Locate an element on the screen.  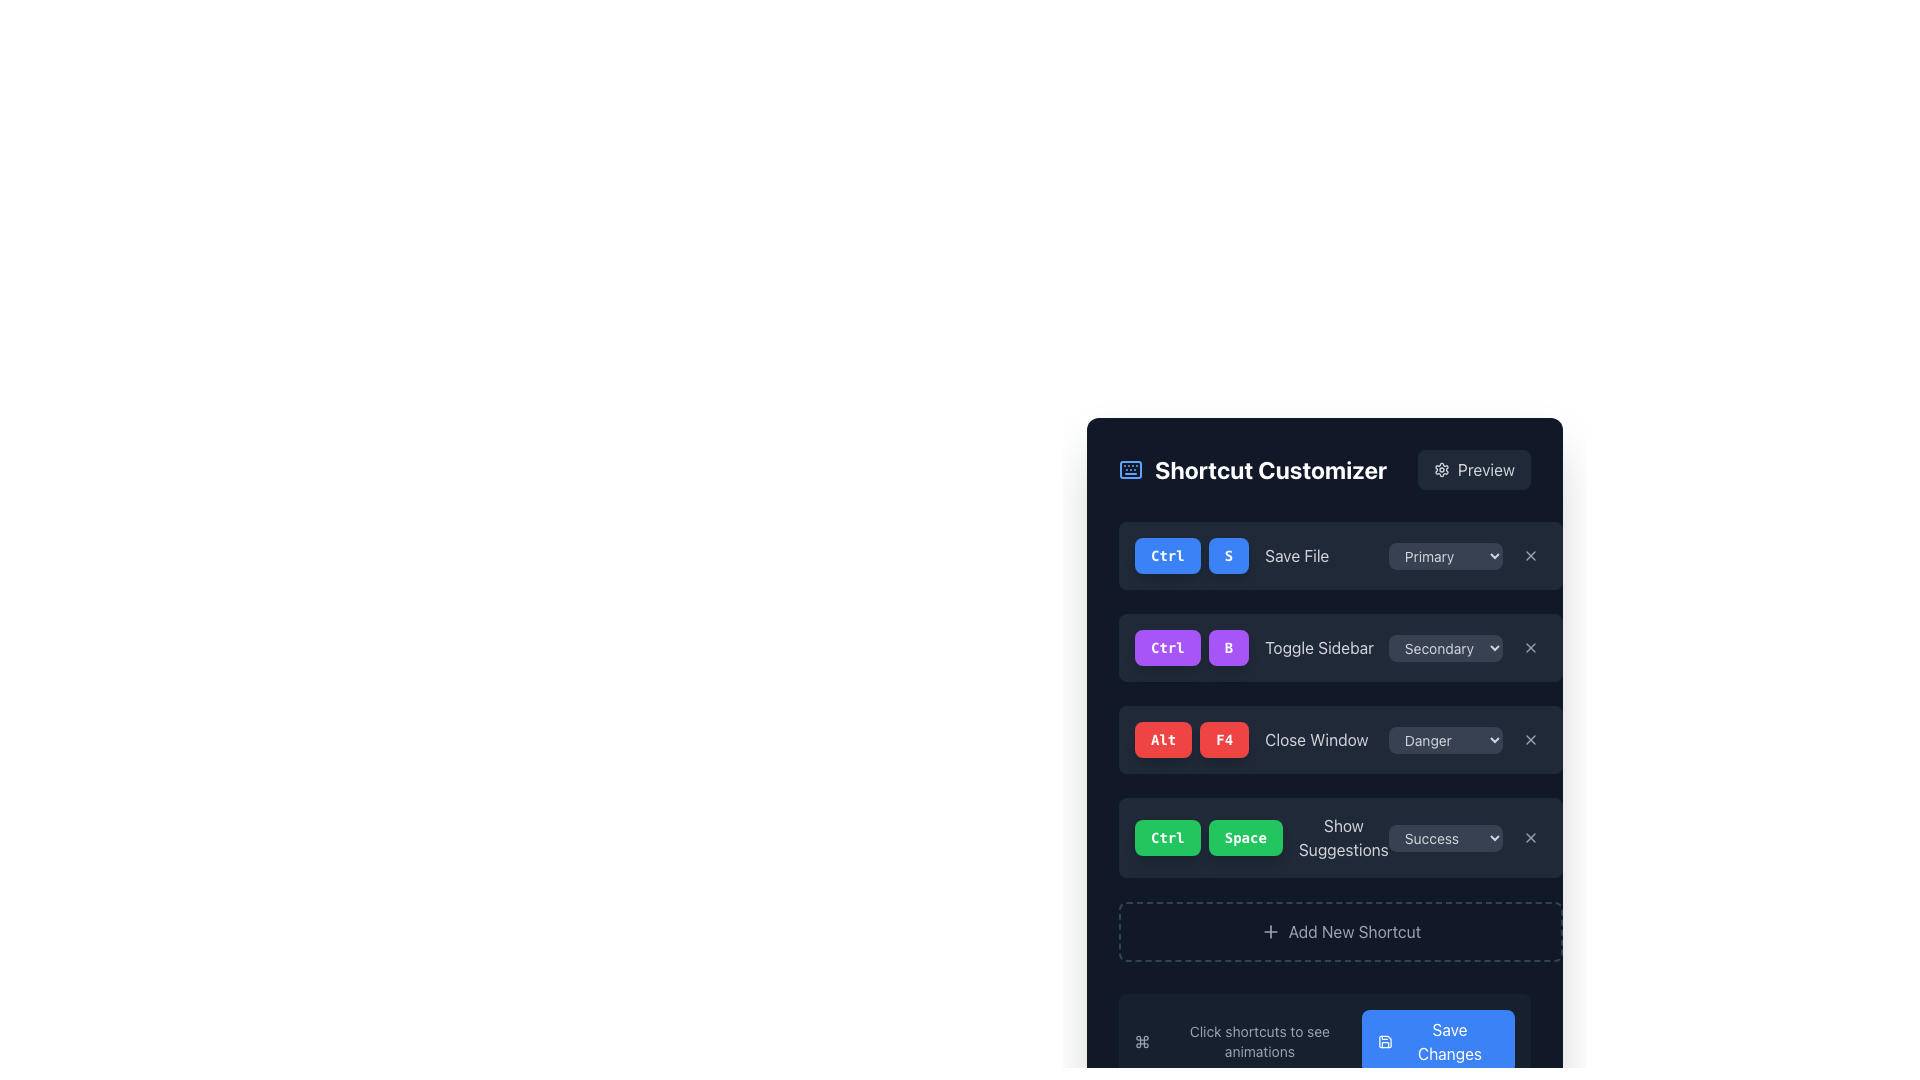
the 'Secondary' dropdown menu located is located at coordinates (1445, 648).